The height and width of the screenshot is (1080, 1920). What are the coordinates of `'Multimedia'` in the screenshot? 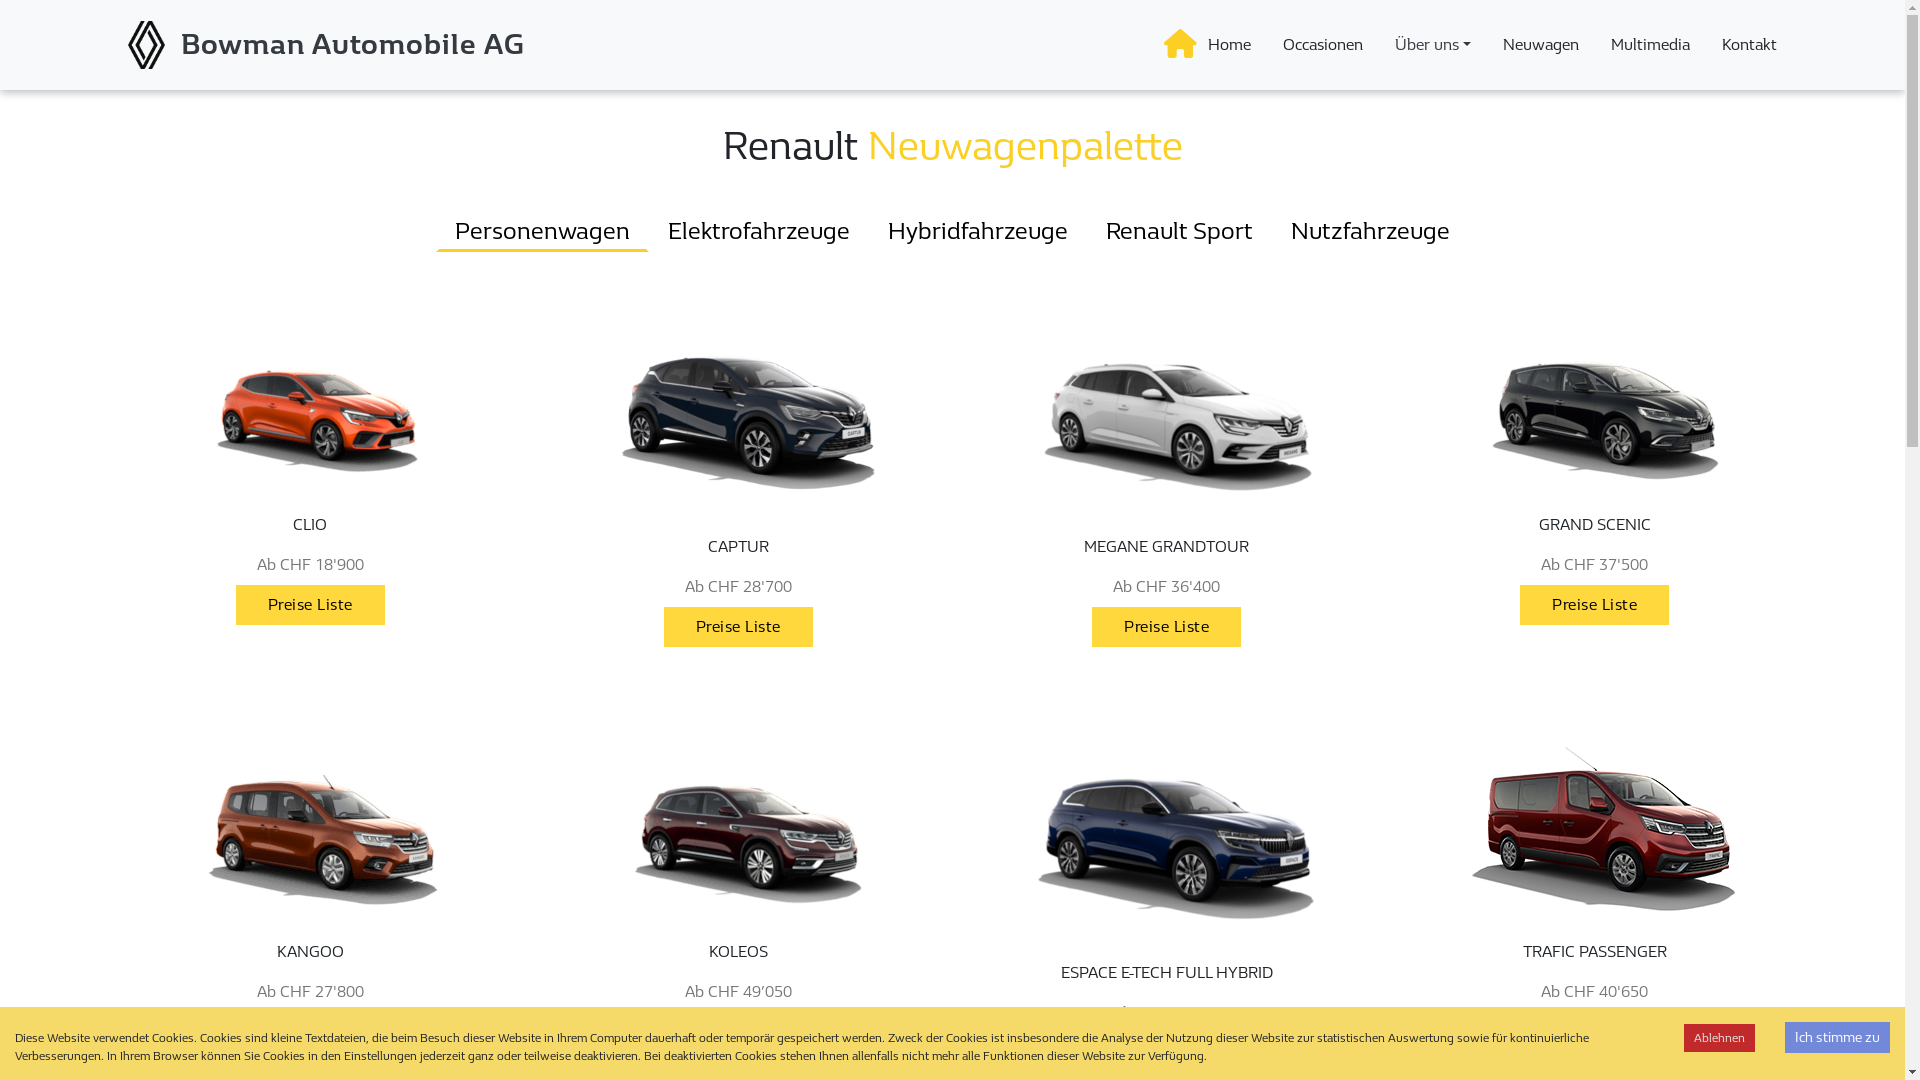 It's located at (1603, 45).